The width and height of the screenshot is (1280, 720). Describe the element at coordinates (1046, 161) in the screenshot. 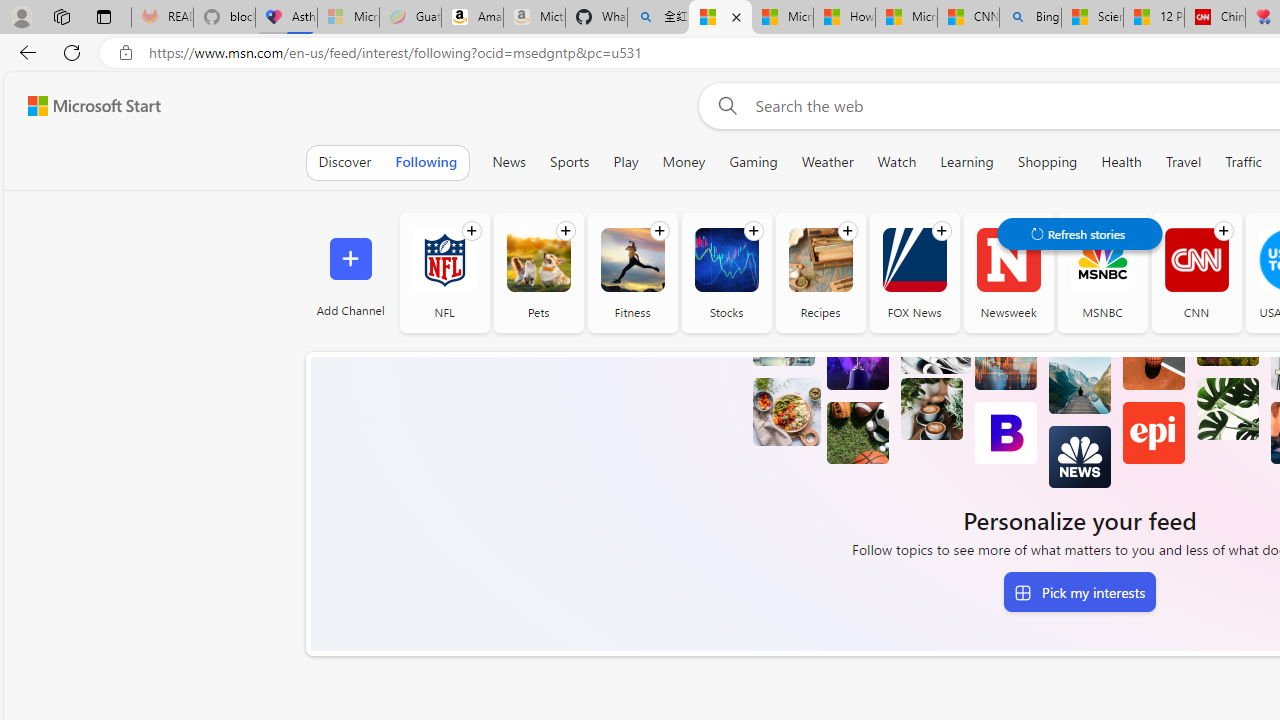

I see `'Shopping'` at that location.